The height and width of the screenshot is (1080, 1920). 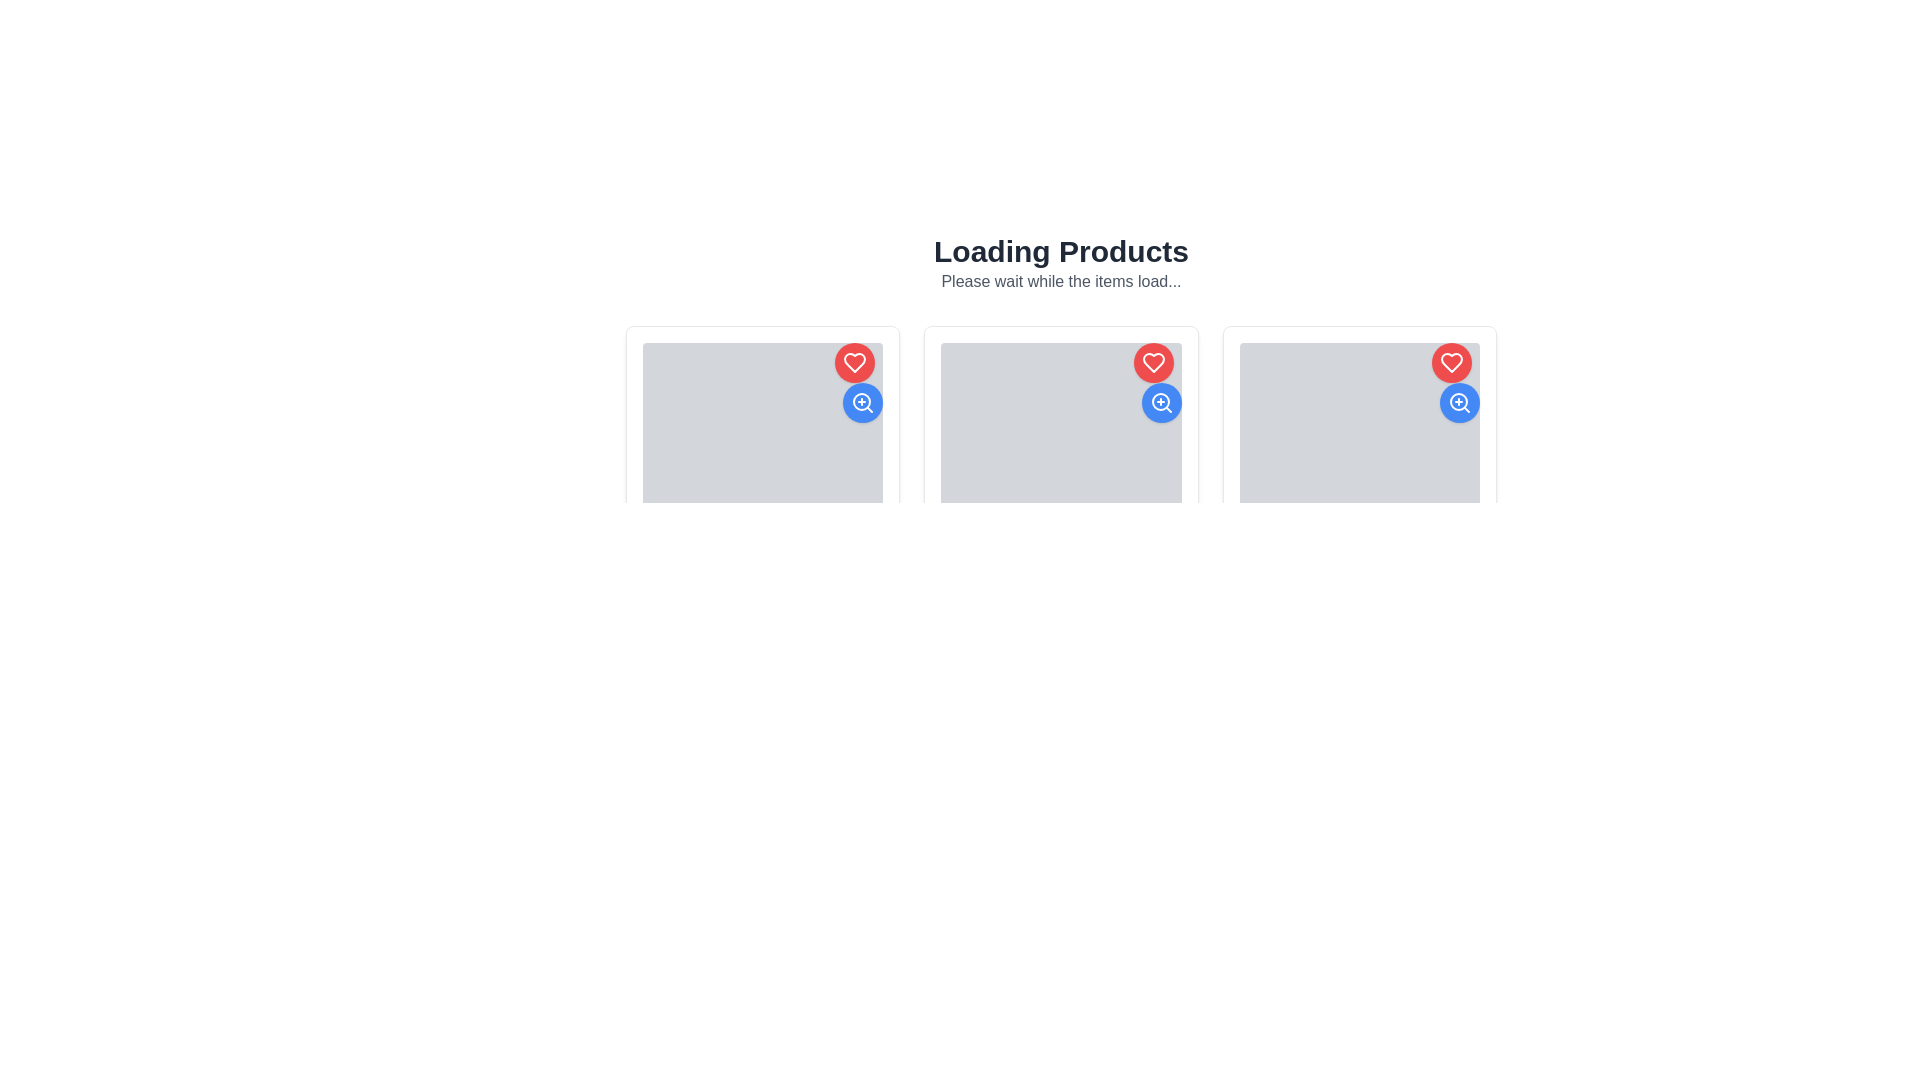 What do you see at coordinates (1160, 401) in the screenshot?
I see `the SVG Circle representing the lens of a magnifying glass icon, located at the bottom right corner of the group associated with a gray square image` at bounding box center [1160, 401].